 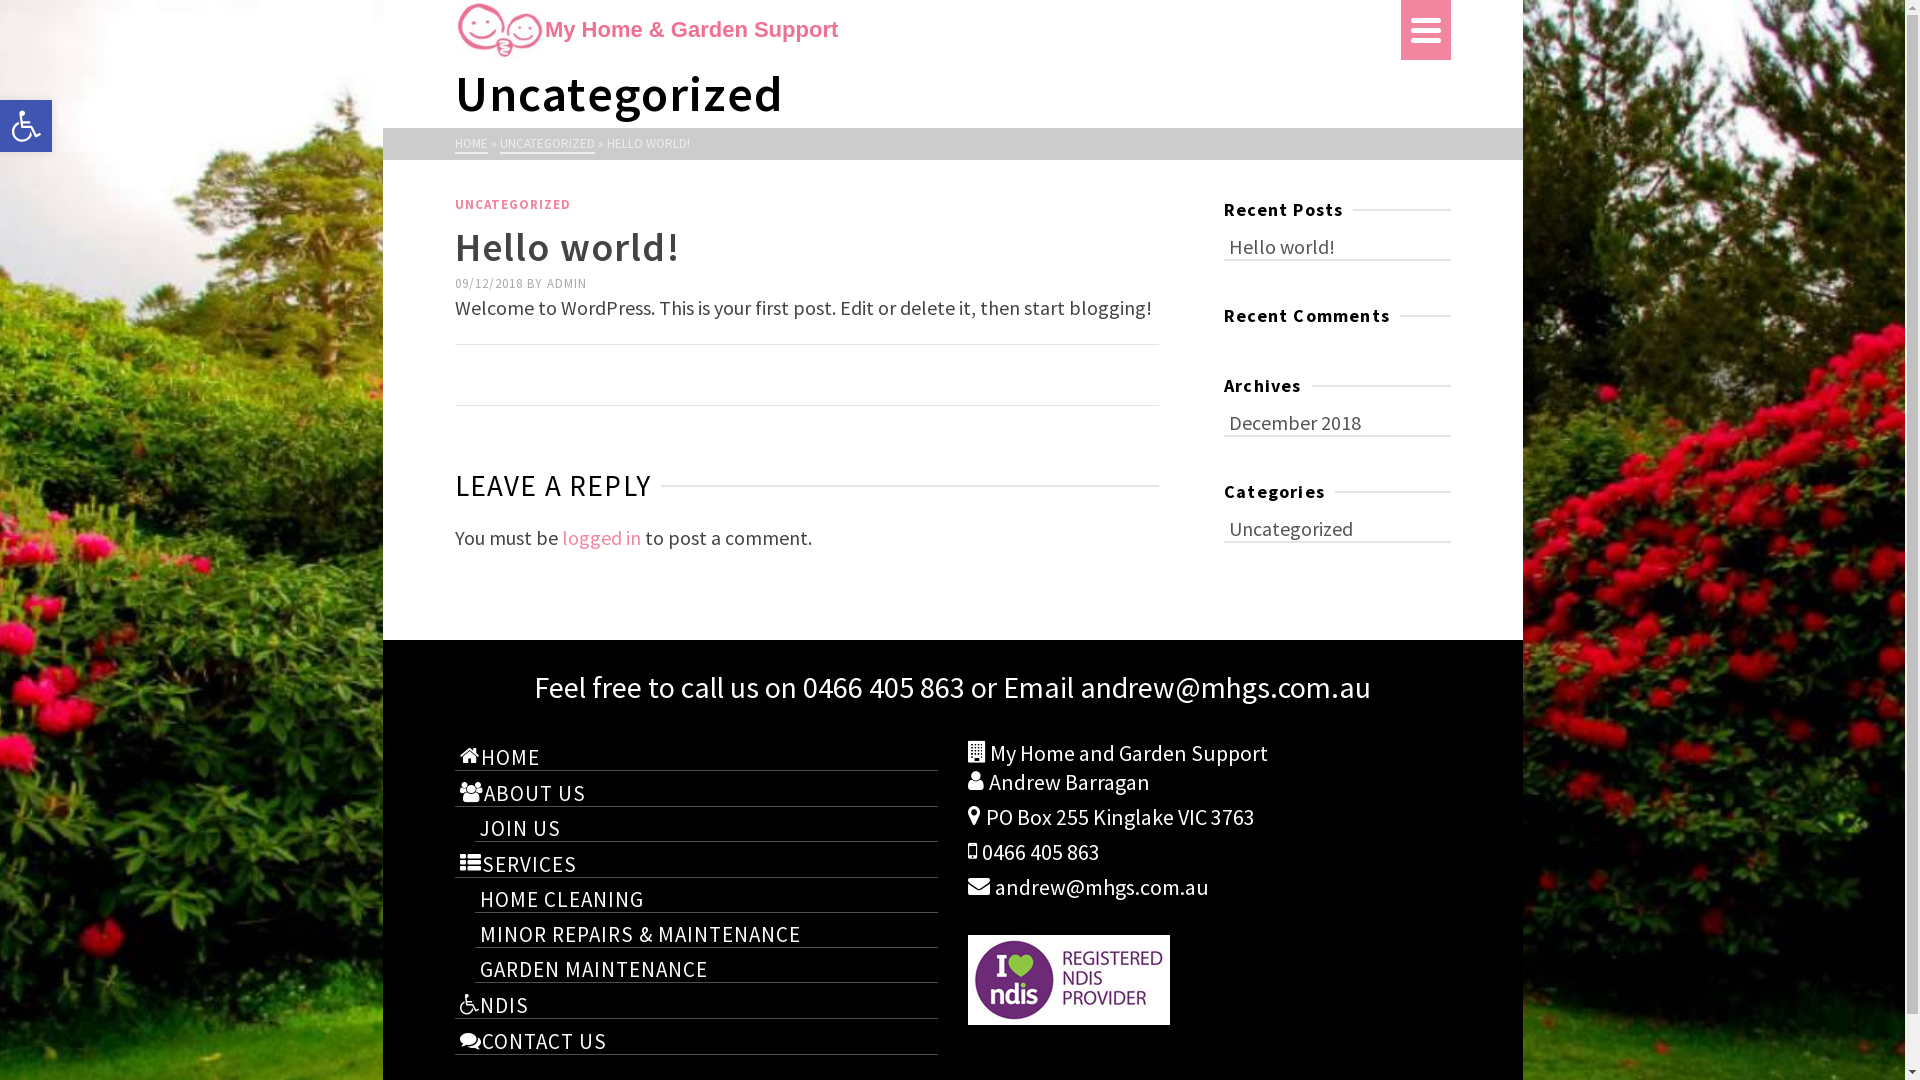 I want to click on 'HOME CLEANING', so click(x=705, y=897).